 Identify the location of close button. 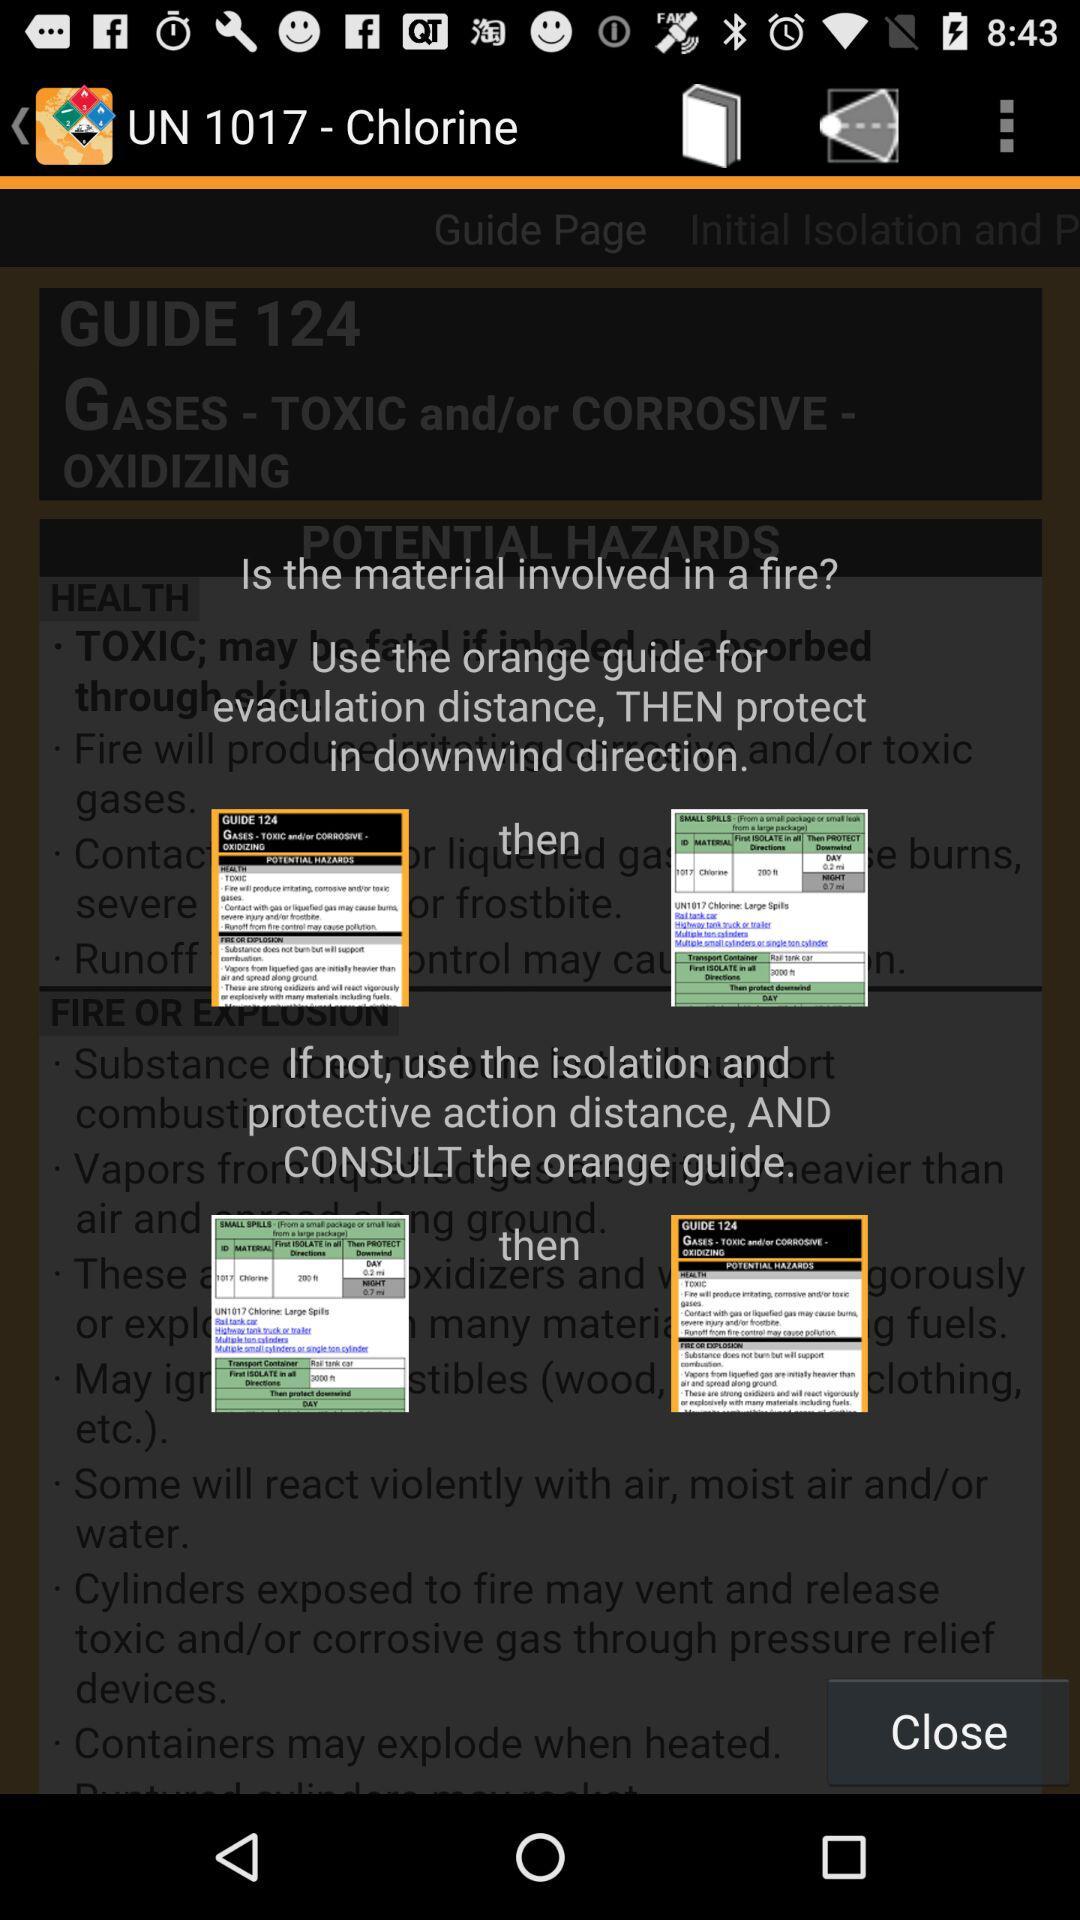
(947, 1730).